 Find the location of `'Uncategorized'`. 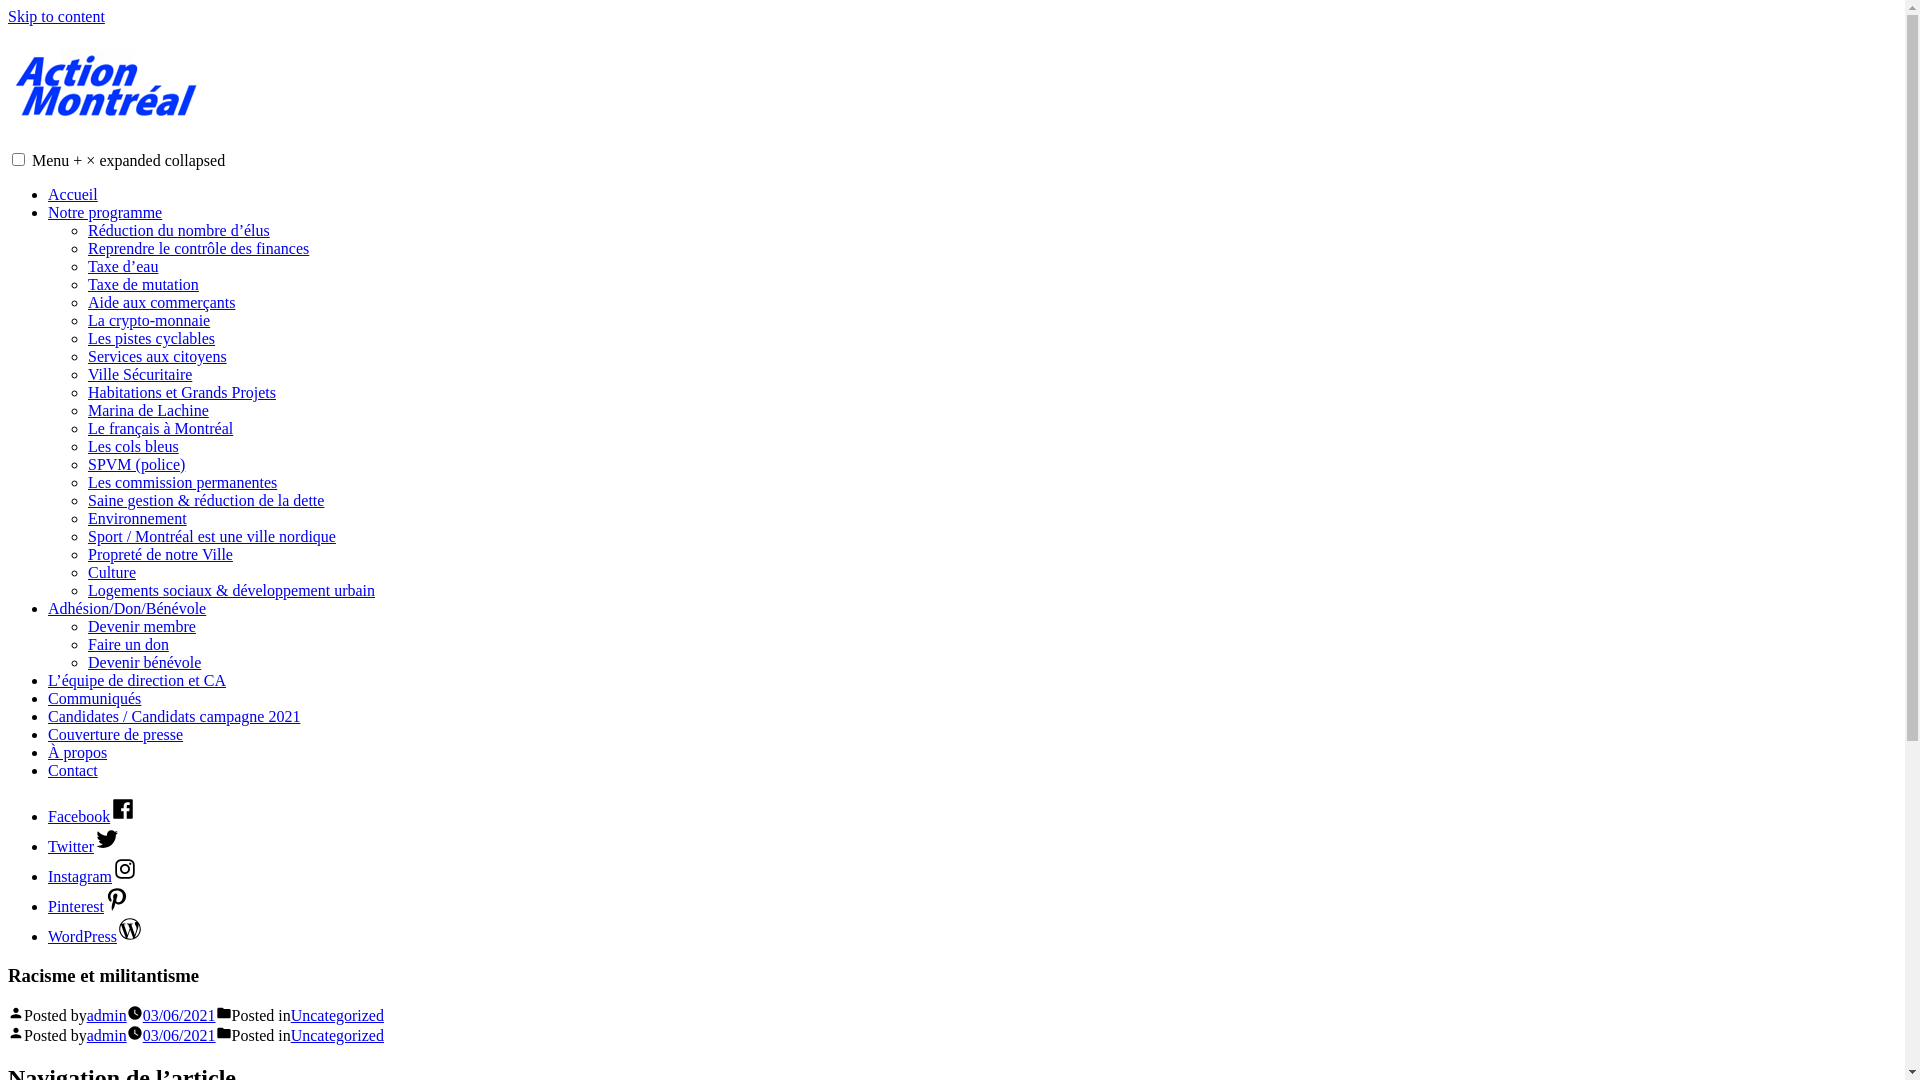

'Uncategorized' is located at coordinates (337, 1015).